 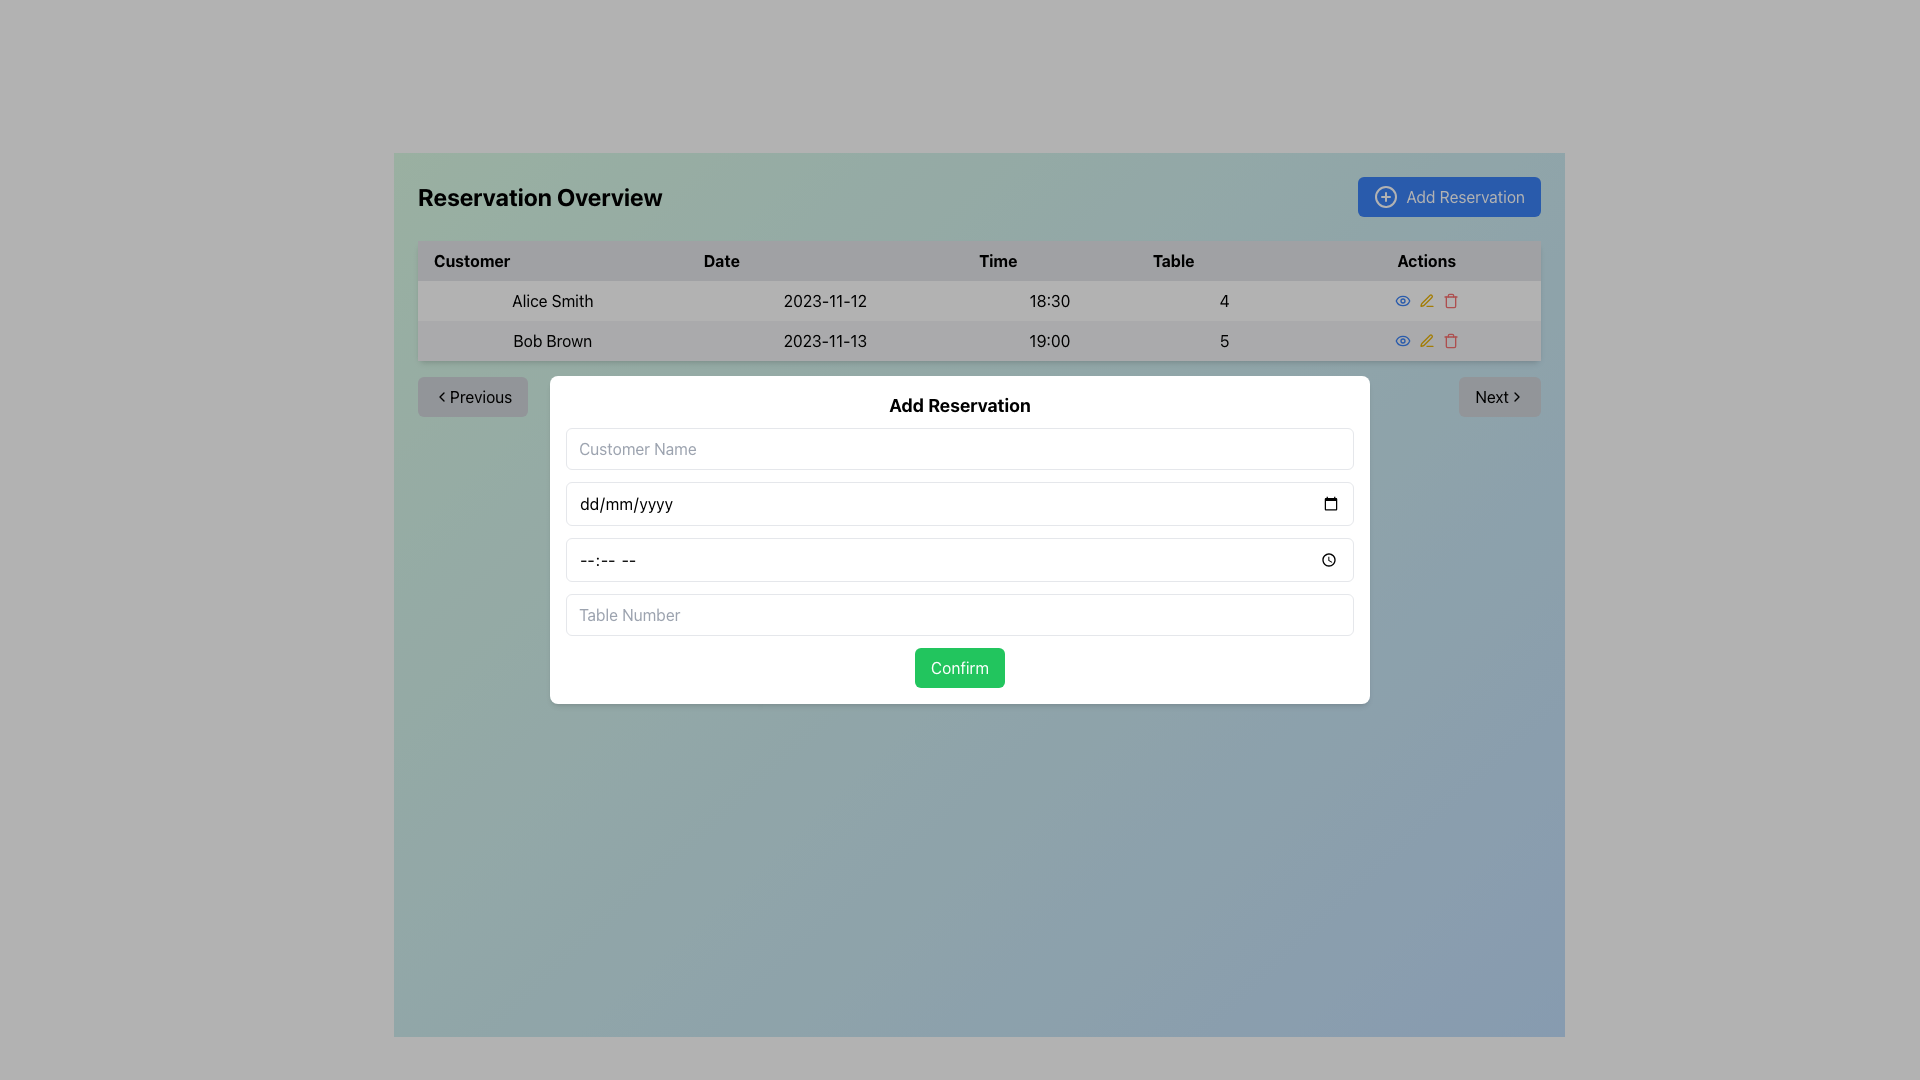 I want to click on the text box displaying '5', which indicates the table number assigned to a specific reservation located in the fourth column of the second row in the reservation table, so click(x=1223, y=339).